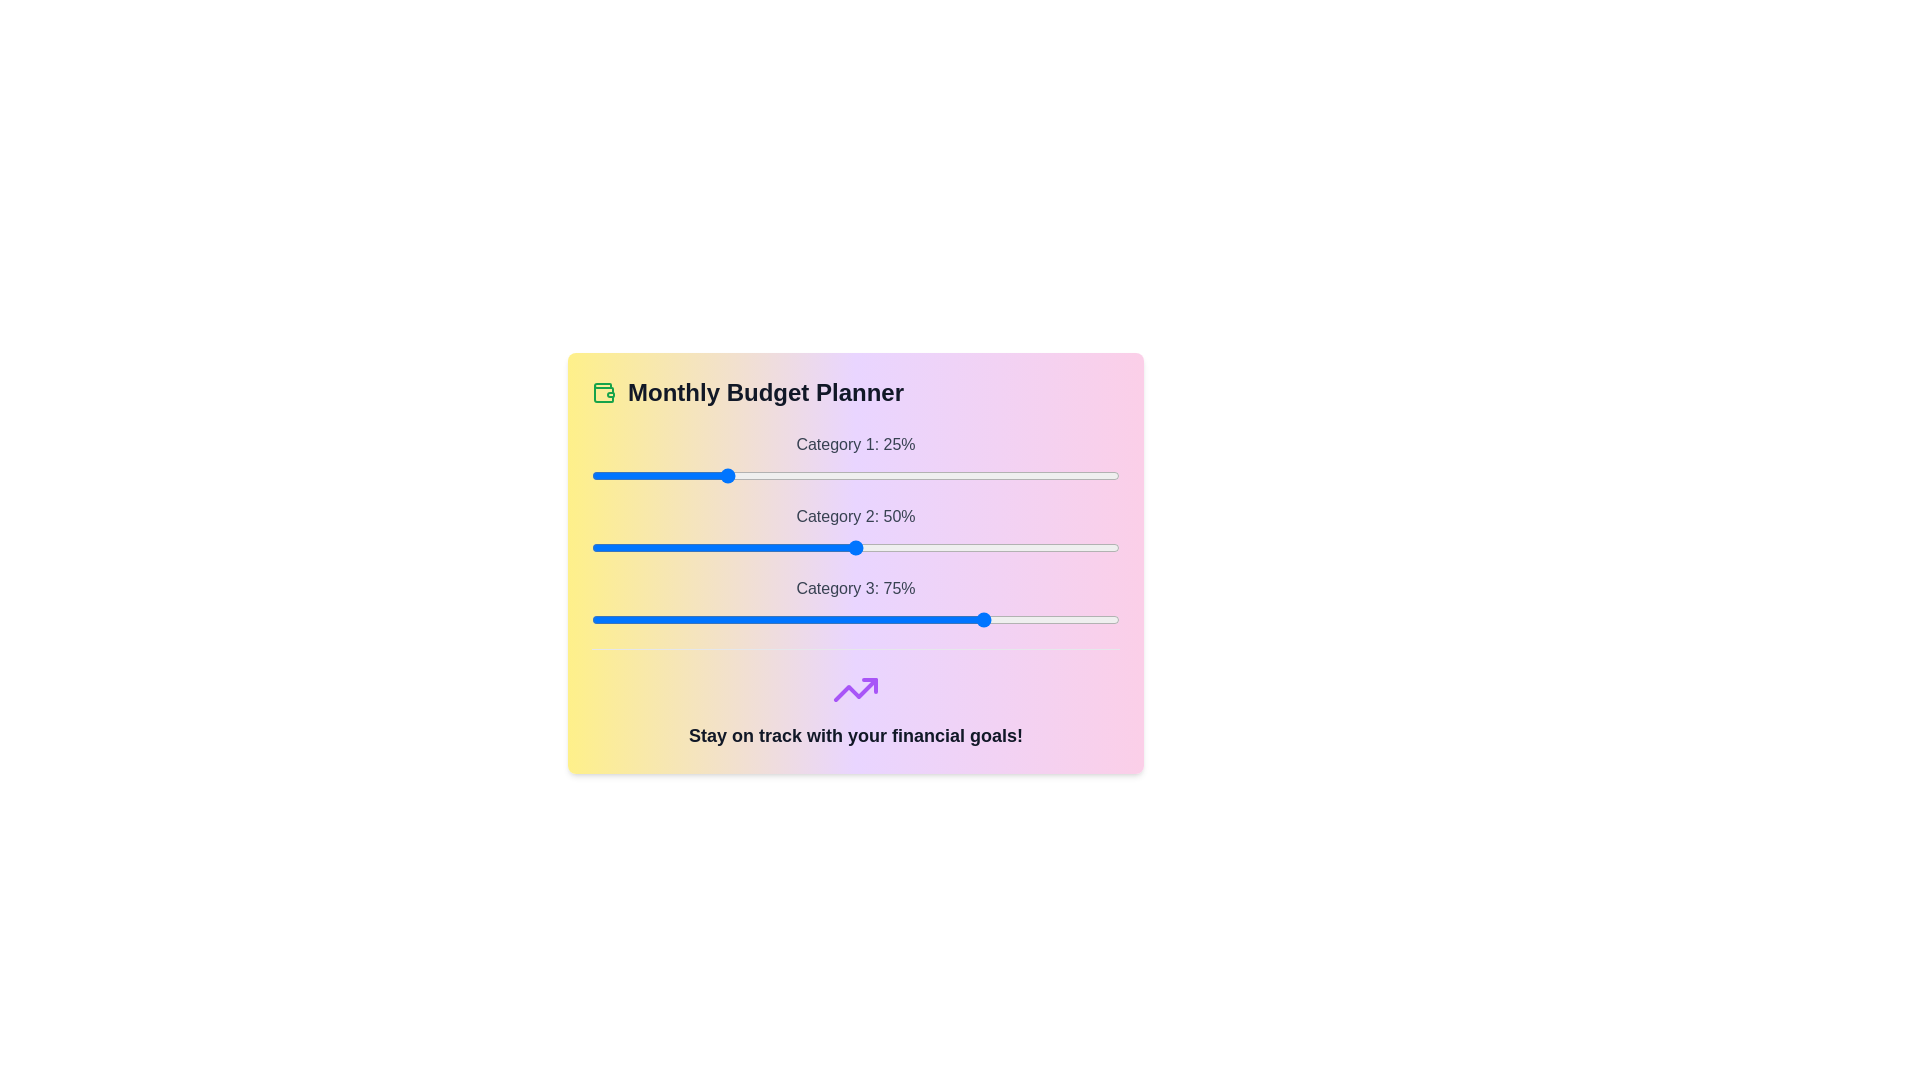  What do you see at coordinates (765, 475) in the screenshot?
I see `the slider for Category 1 to 33%` at bounding box center [765, 475].